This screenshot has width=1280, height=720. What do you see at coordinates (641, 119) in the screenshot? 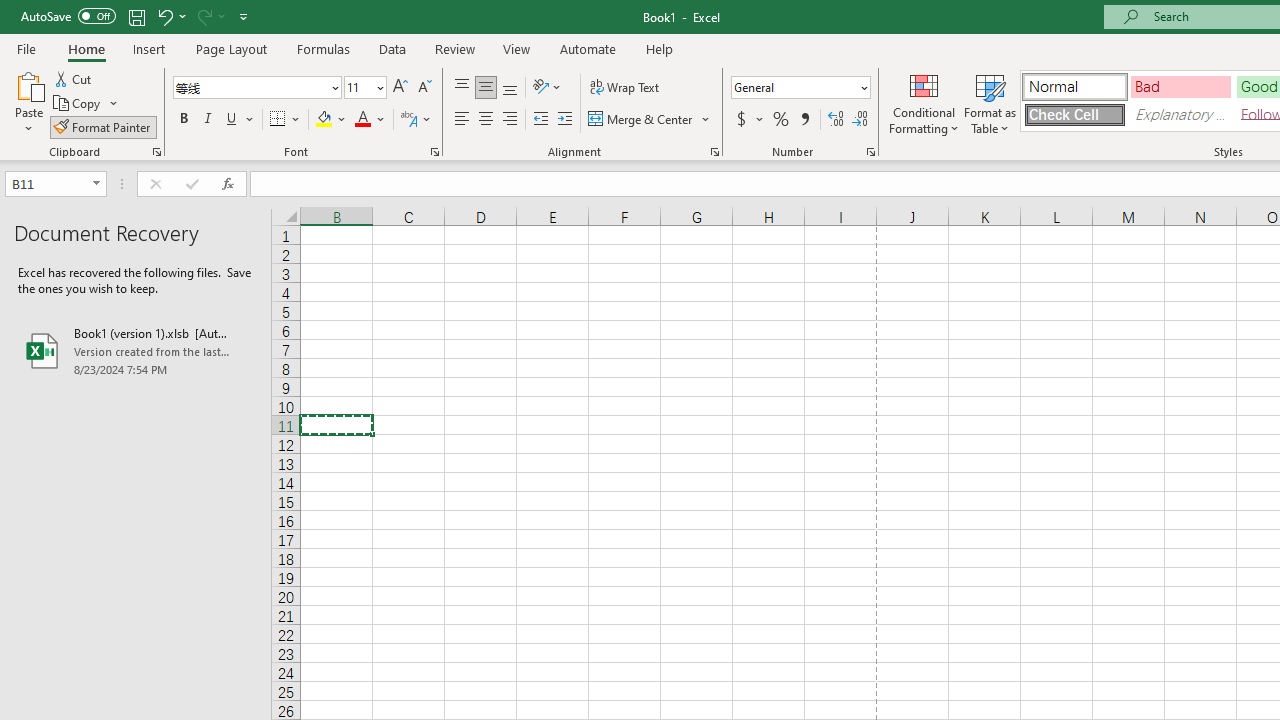
I see `'Merge & Center'` at bounding box center [641, 119].